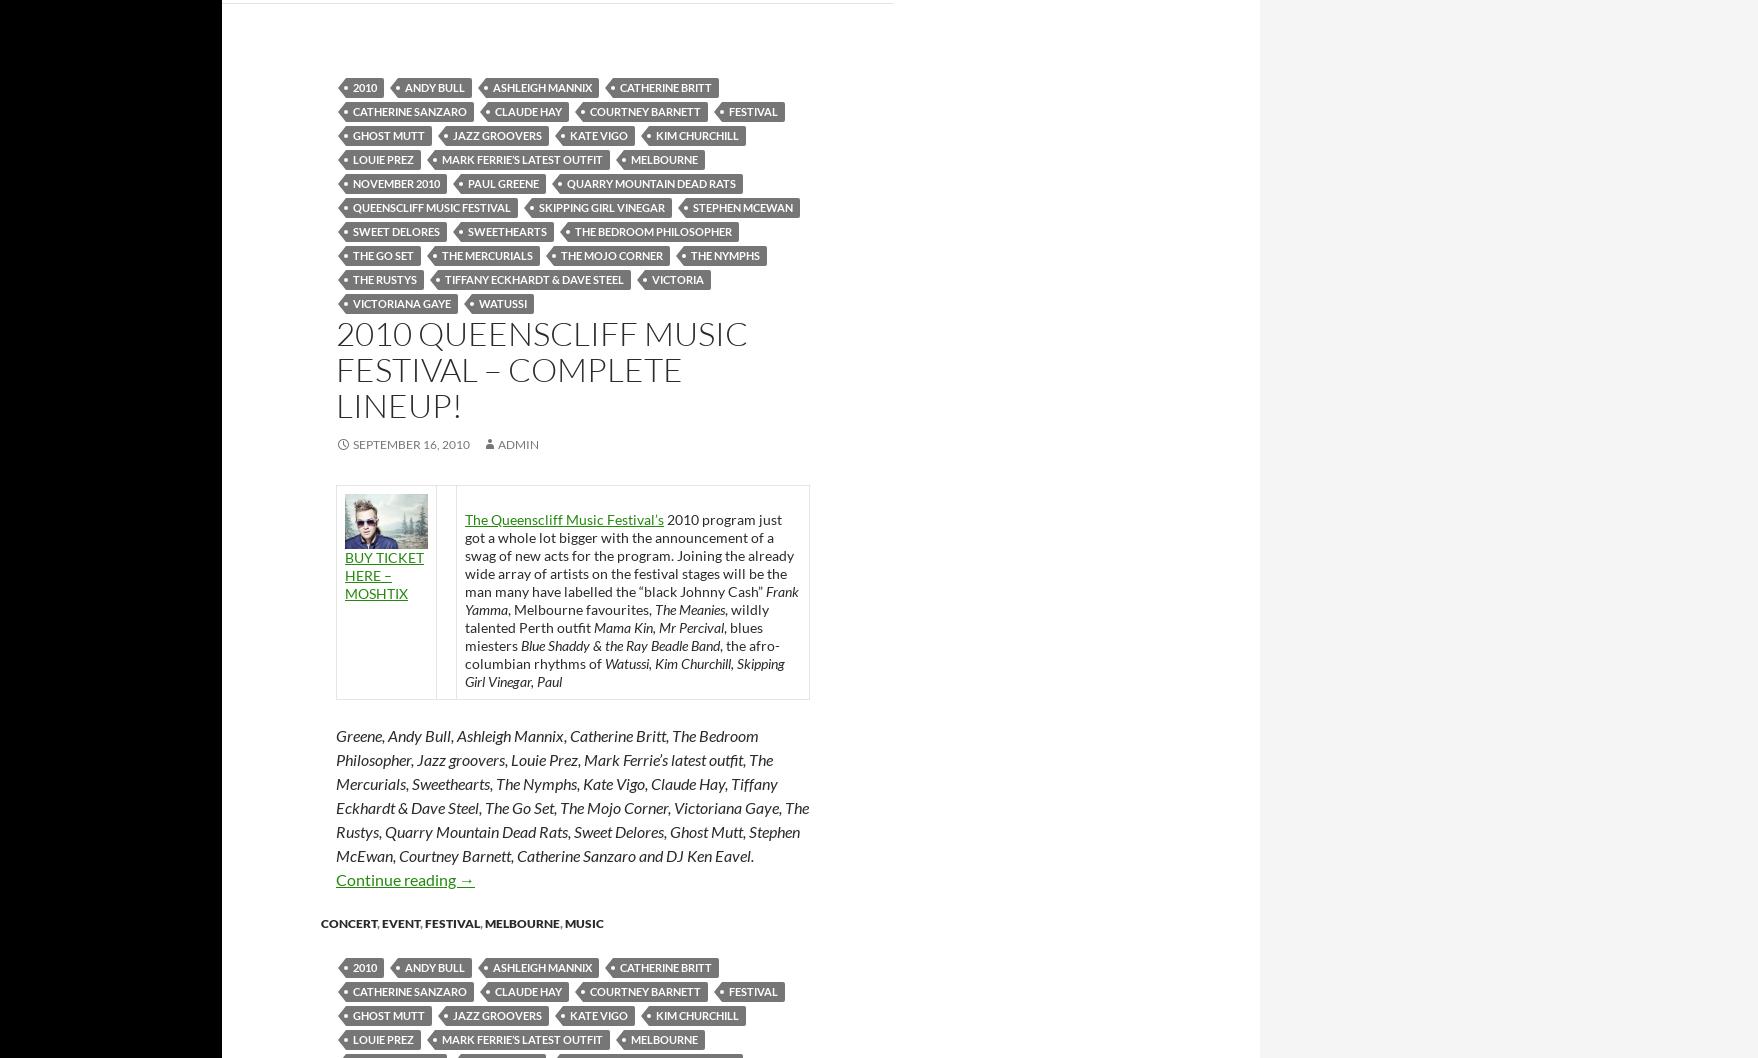 This screenshot has width=1758, height=1058. I want to click on 'Tiffany Eckhardt & Dave Steel', so click(533, 277).